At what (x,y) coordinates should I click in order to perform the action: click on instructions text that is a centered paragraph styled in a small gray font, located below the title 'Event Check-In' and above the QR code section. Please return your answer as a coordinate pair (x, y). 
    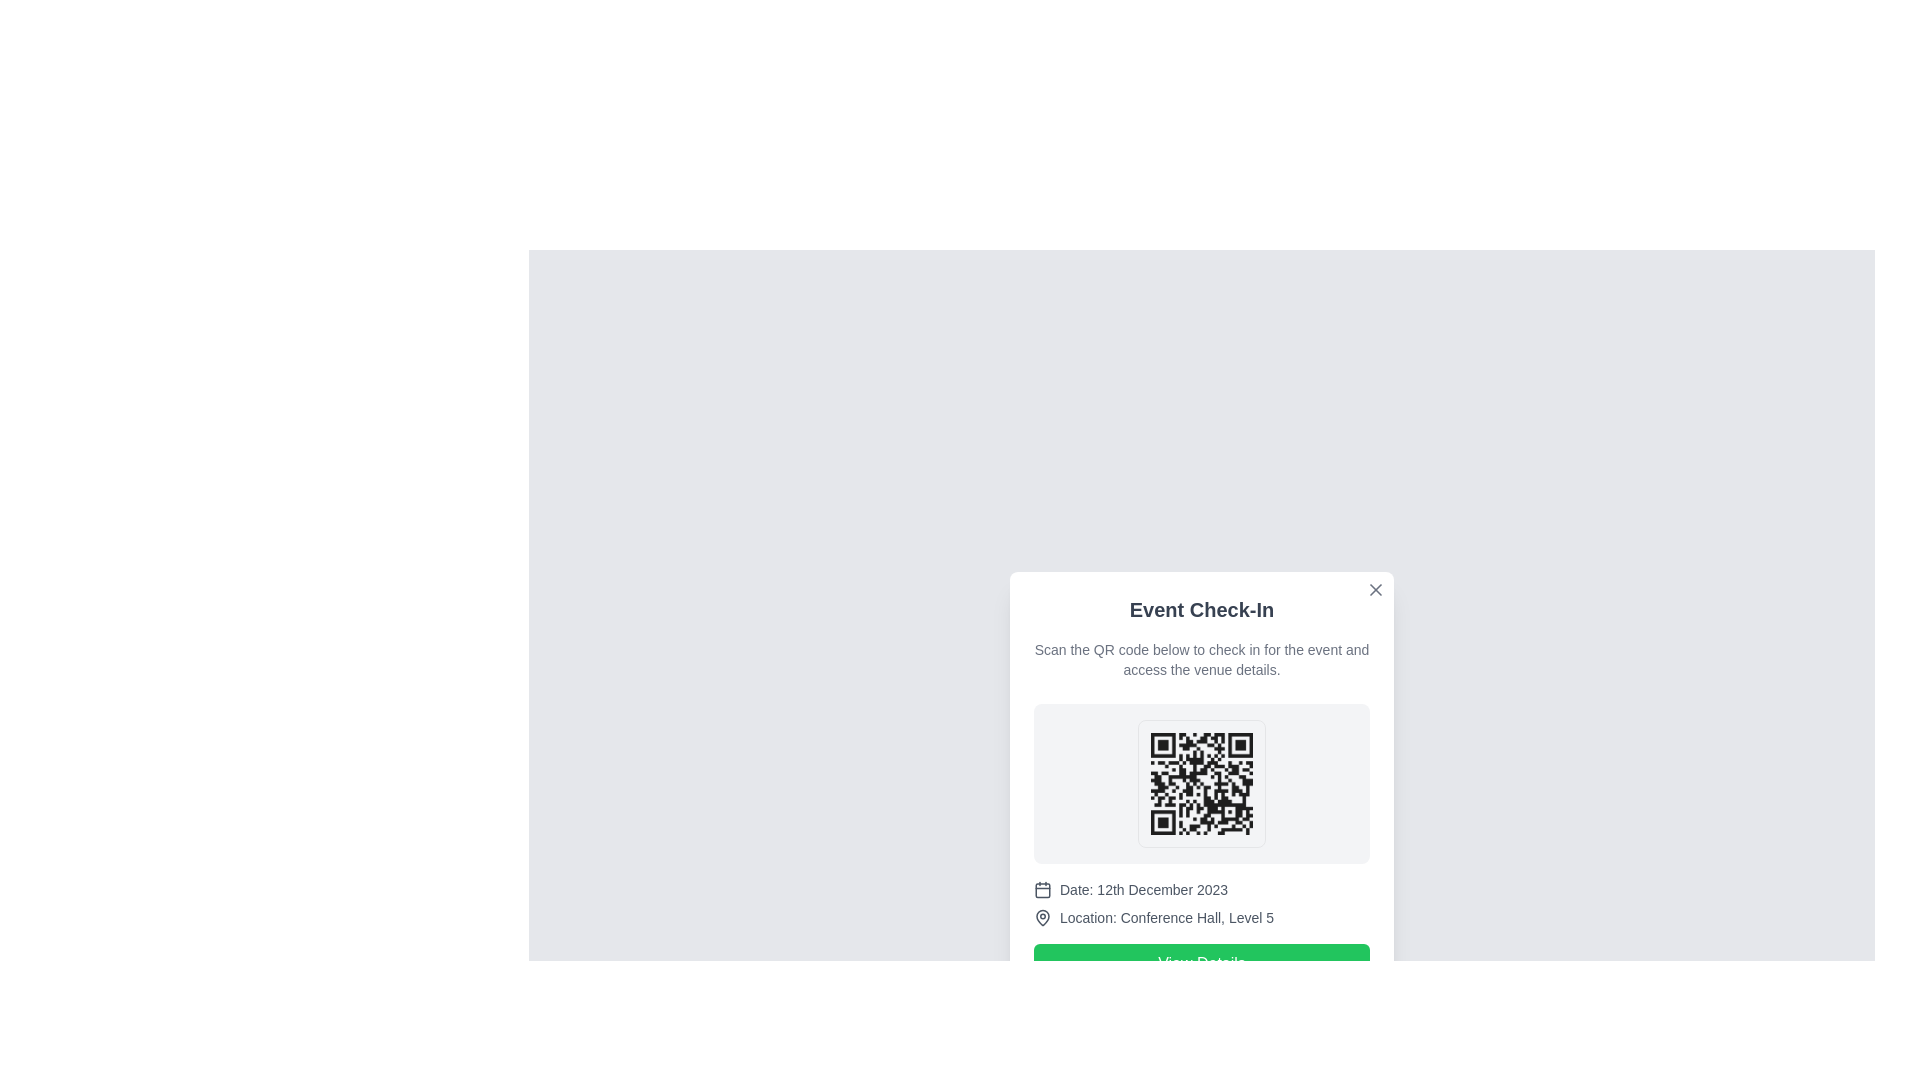
    Looking at the image, I should click on (1200, 659).